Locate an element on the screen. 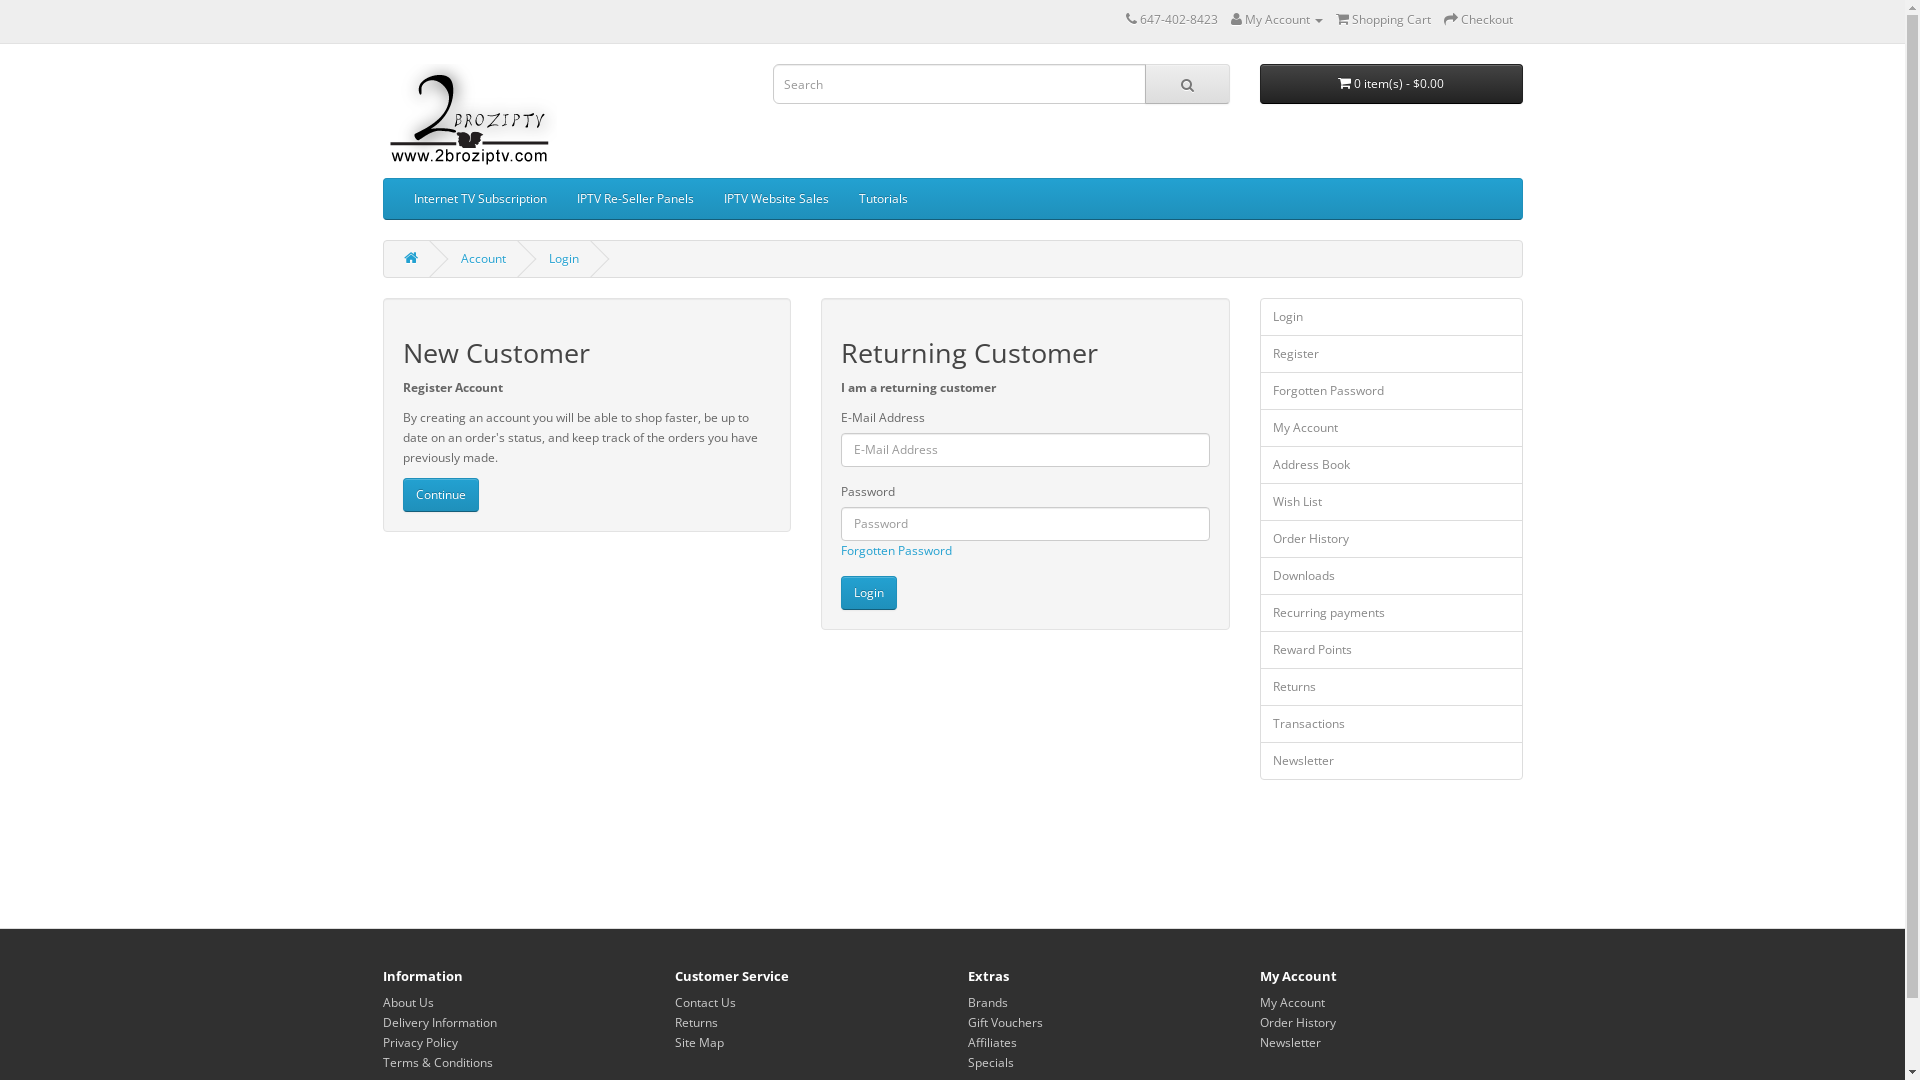 The width and height of the screenshot is (1920, 1080). 'Contact Us' is located at coordinates (675, 1002).